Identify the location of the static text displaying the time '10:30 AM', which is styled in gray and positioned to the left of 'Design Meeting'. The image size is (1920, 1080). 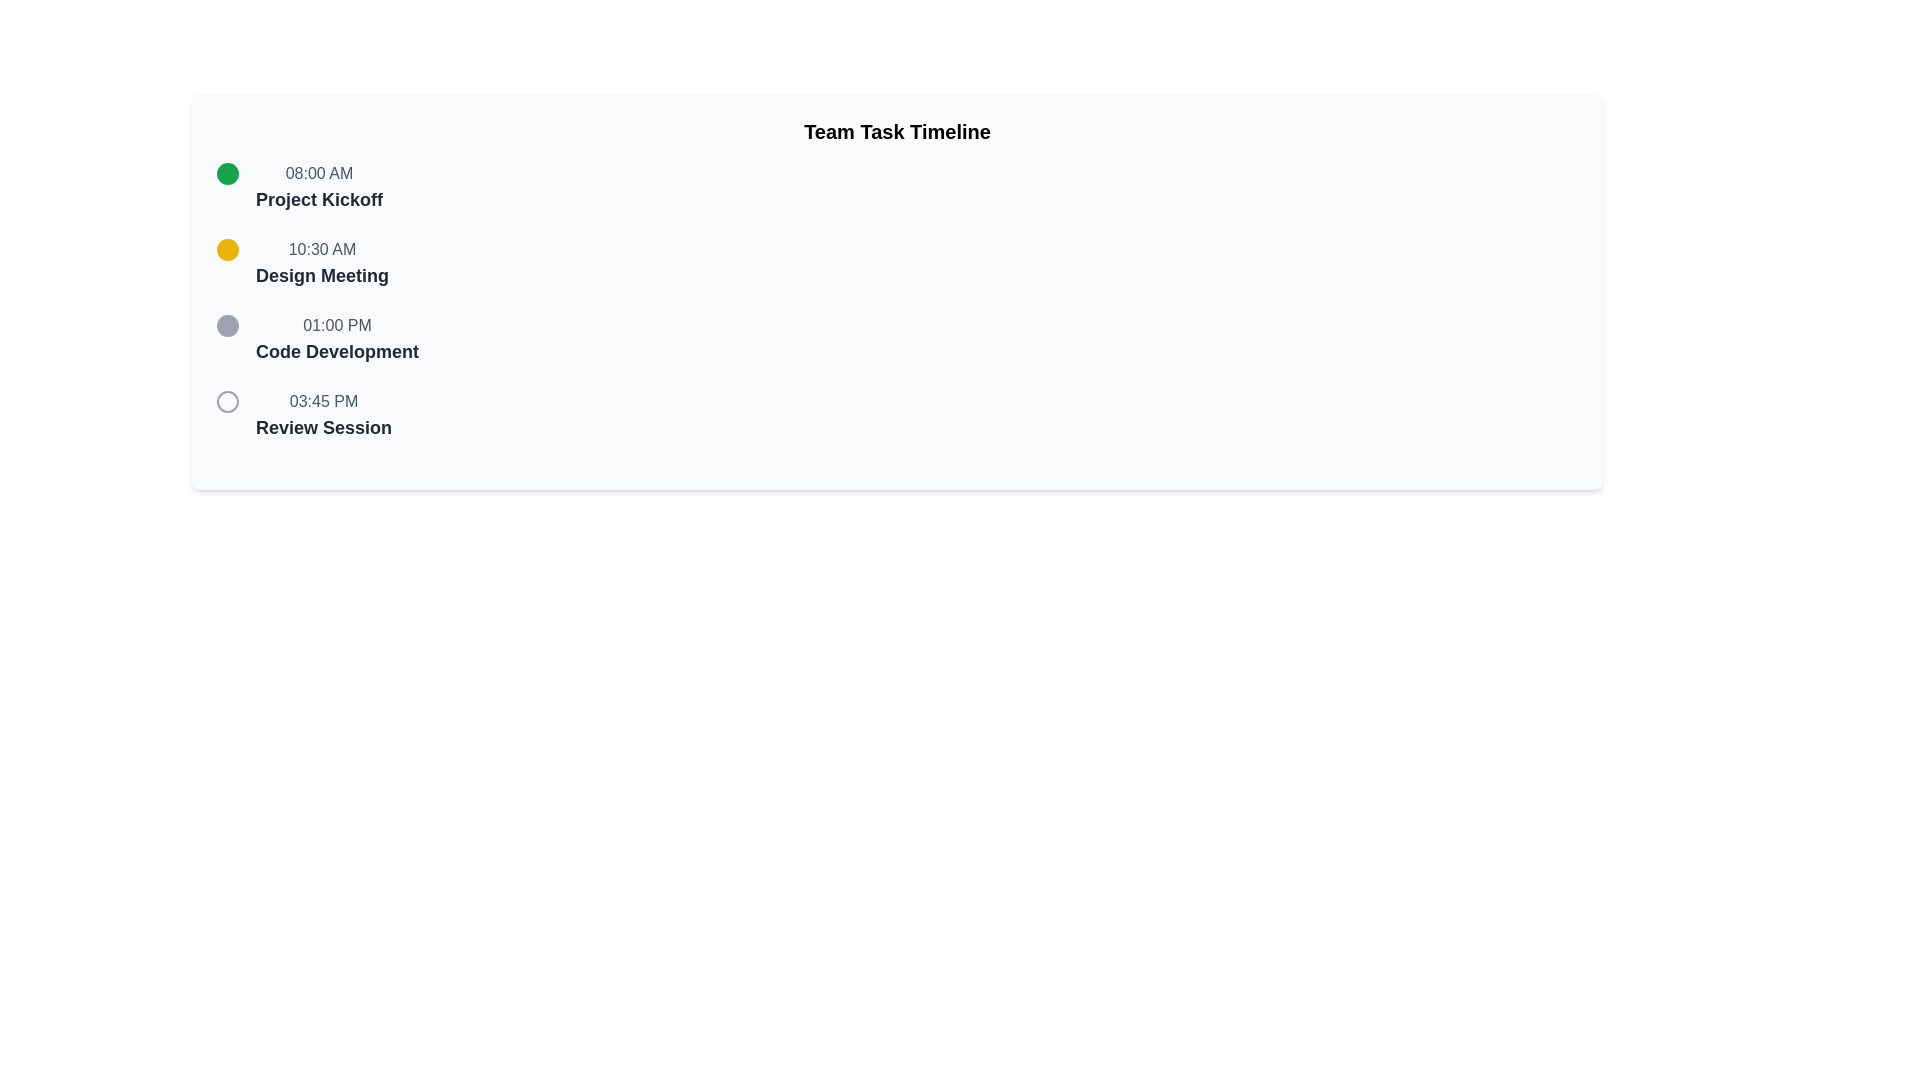
(322, 249).